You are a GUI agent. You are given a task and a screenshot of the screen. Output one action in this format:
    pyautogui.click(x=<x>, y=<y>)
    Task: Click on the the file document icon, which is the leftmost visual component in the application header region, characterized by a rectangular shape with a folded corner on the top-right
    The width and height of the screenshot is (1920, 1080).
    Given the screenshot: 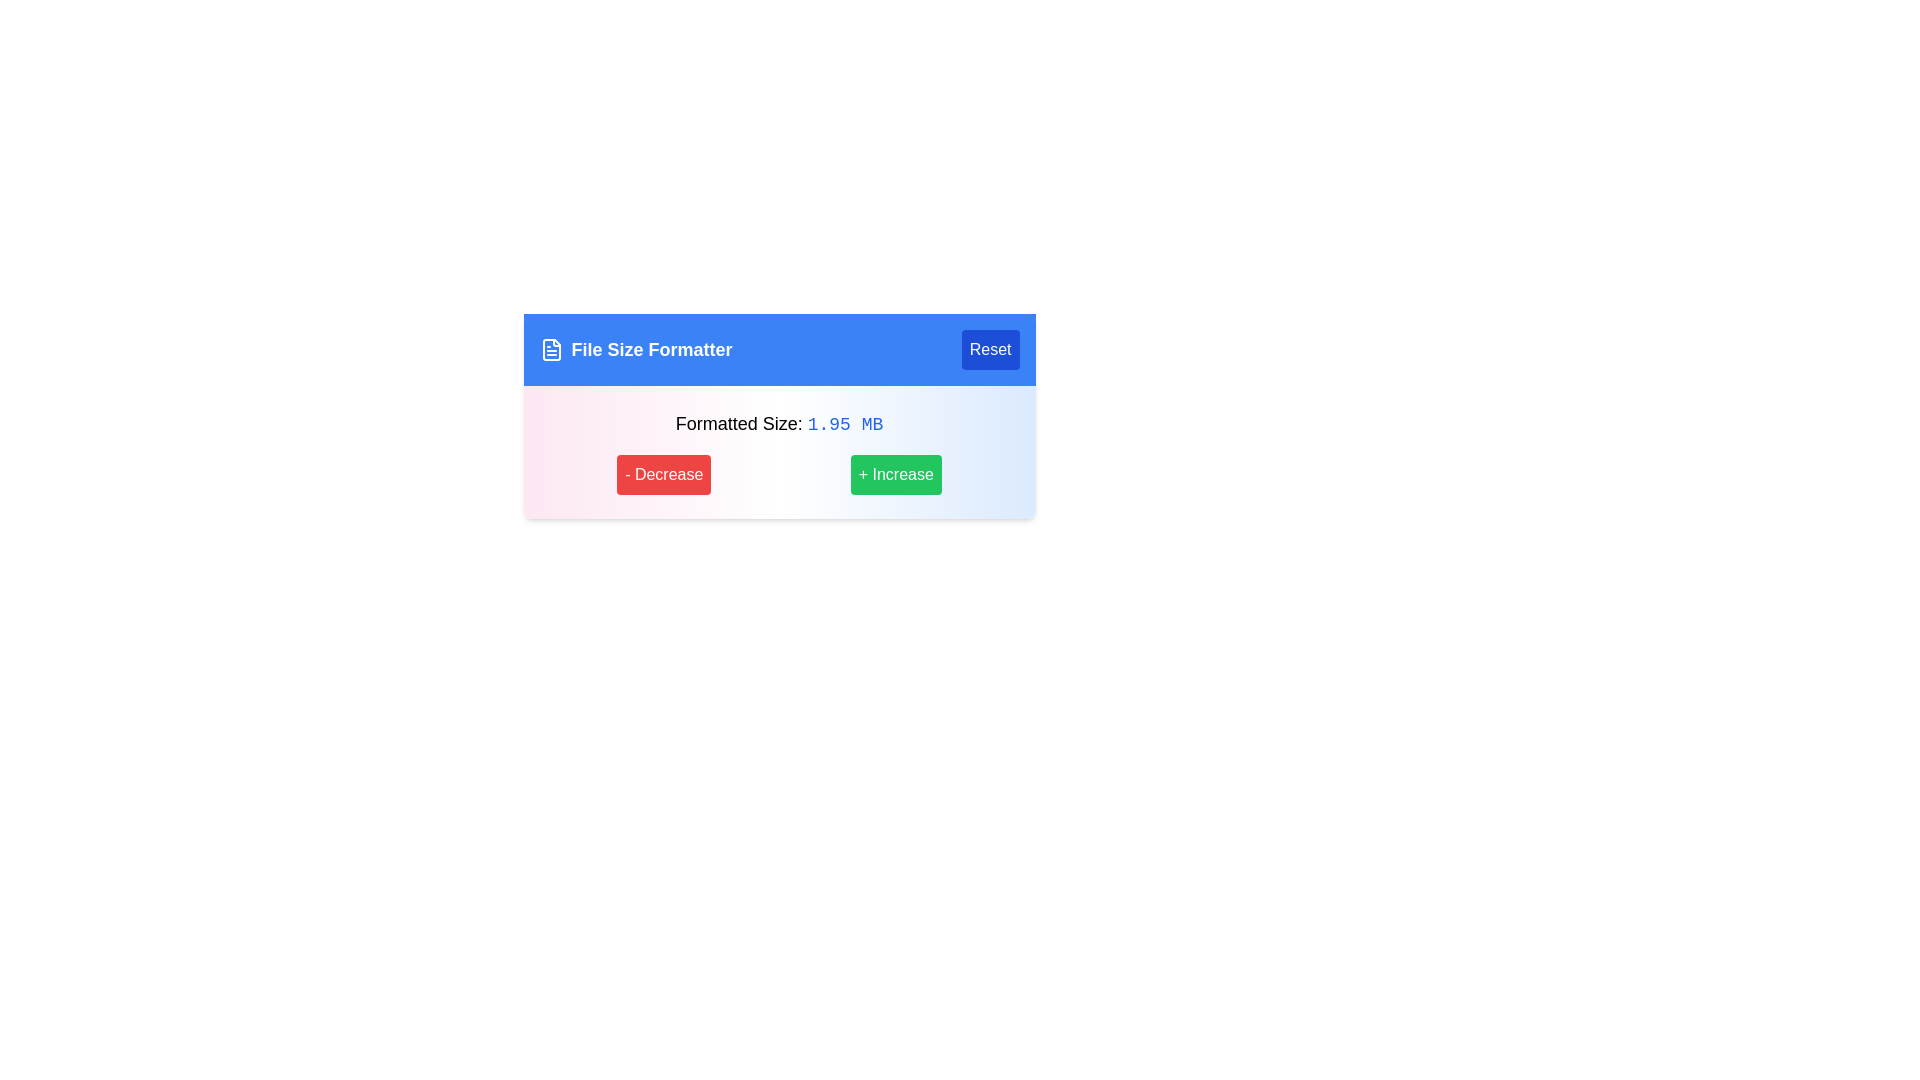 What is the action you would take?
    pyautogui.click(x=551, y=349)
    